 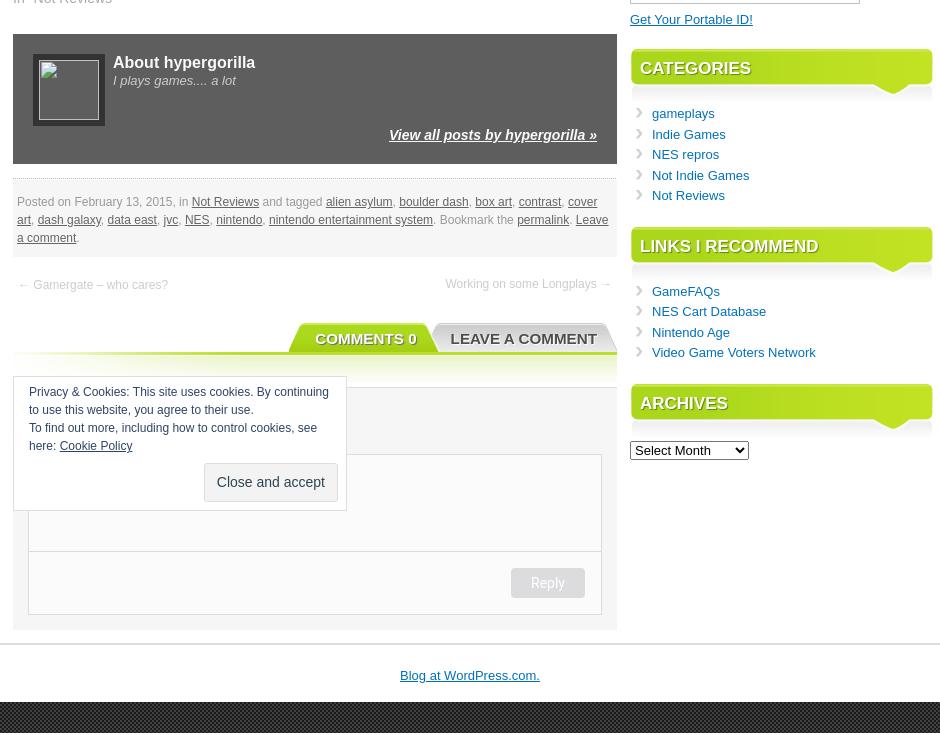 What do you see at coordinates (178, 401) in the screenshot?
I see `'Privacy & Cookies: This site uses cookies. By continuing to use this website, you agree to their use.'` at bounding box center [178, 401].